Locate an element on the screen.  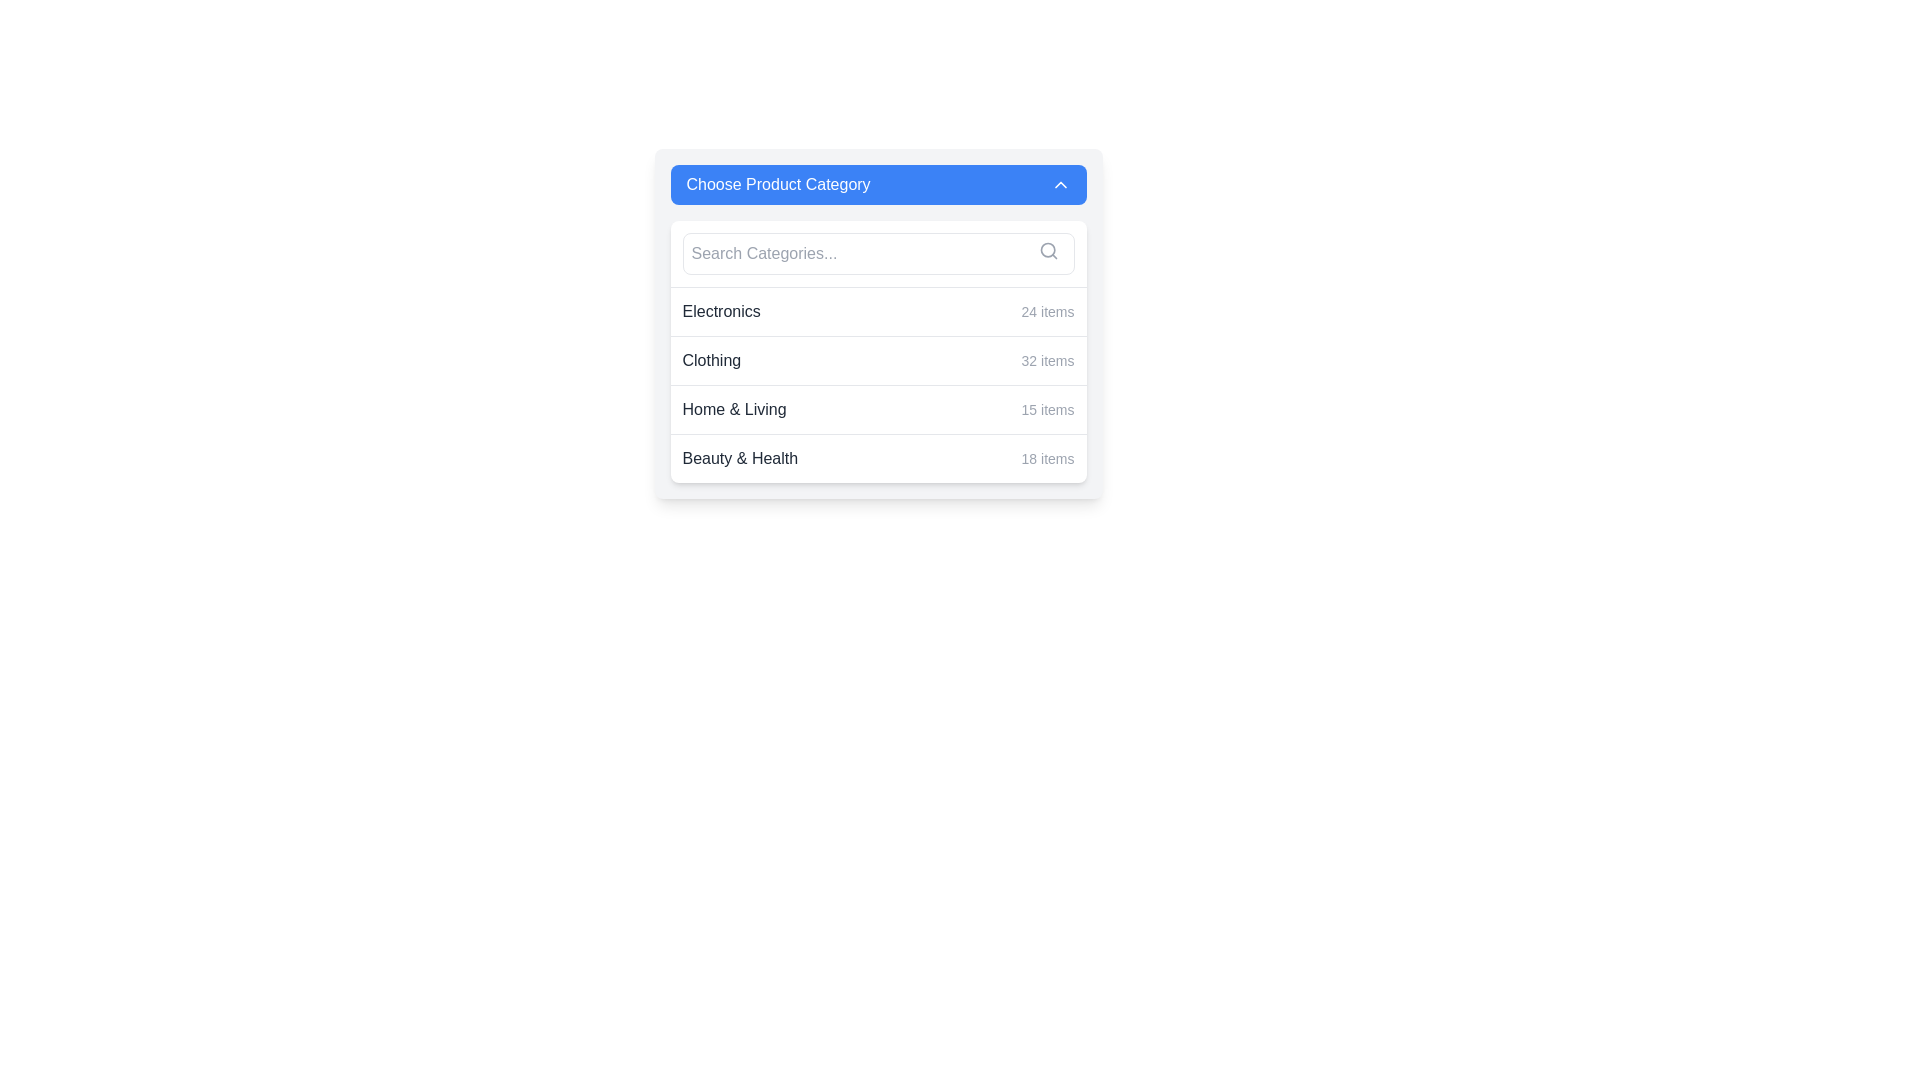
the first list item in the category selector box that displays 'Electronics' with '24 items' available to visualize the hover effect is located at coordinates (878, 312).